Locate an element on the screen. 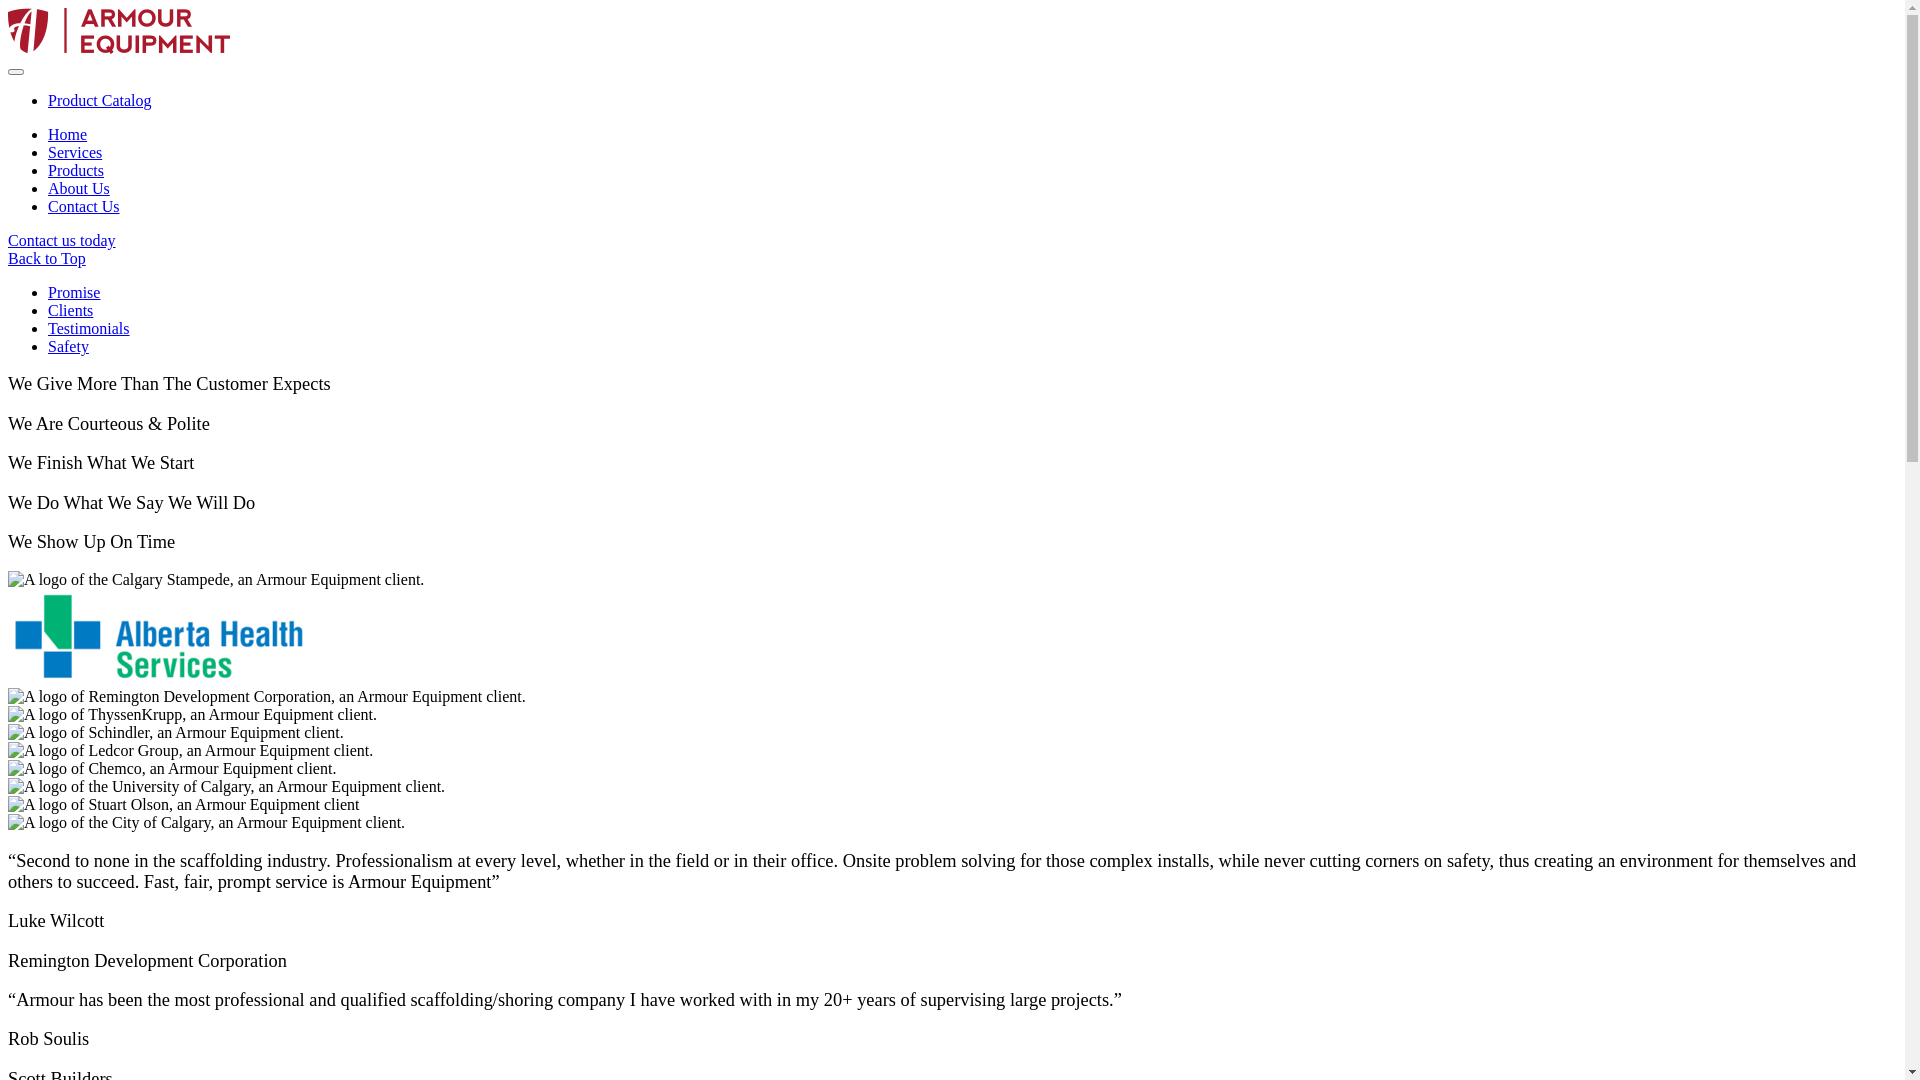 Image resolution: width=1920 pixels, height=1080 pixels. 'Back to Top' is located at coordinates (951, 257).